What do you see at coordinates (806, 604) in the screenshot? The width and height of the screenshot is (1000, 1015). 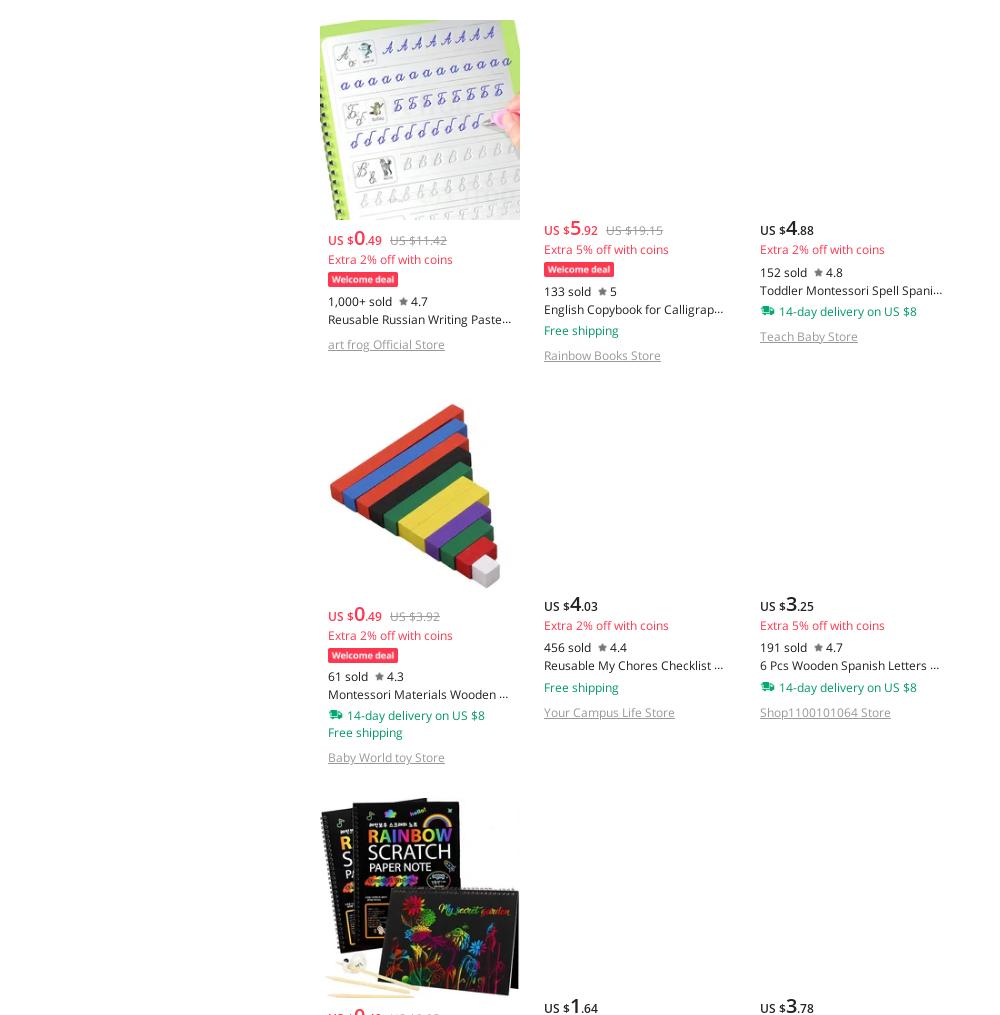 I see `'25'` at bounding box center [806, 604].